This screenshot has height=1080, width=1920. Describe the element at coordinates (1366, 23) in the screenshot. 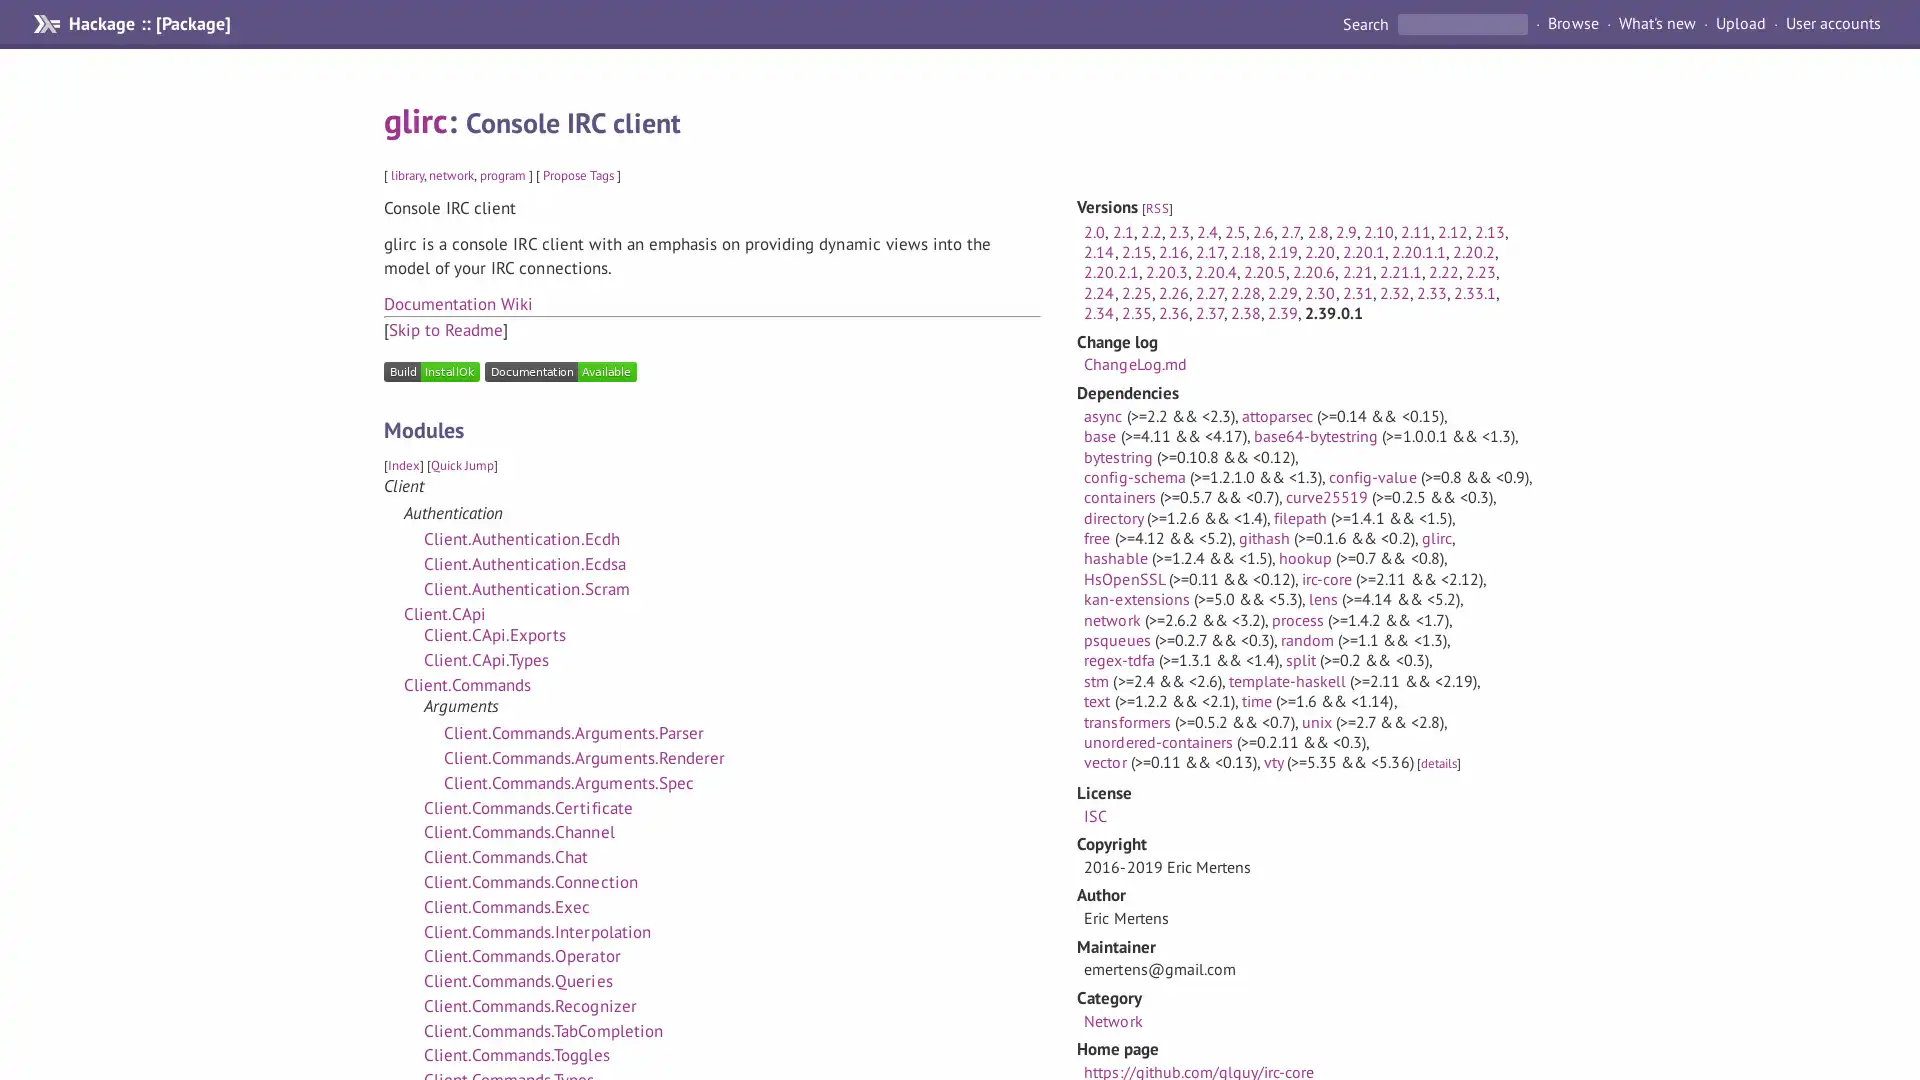

I see `Search` at that location.